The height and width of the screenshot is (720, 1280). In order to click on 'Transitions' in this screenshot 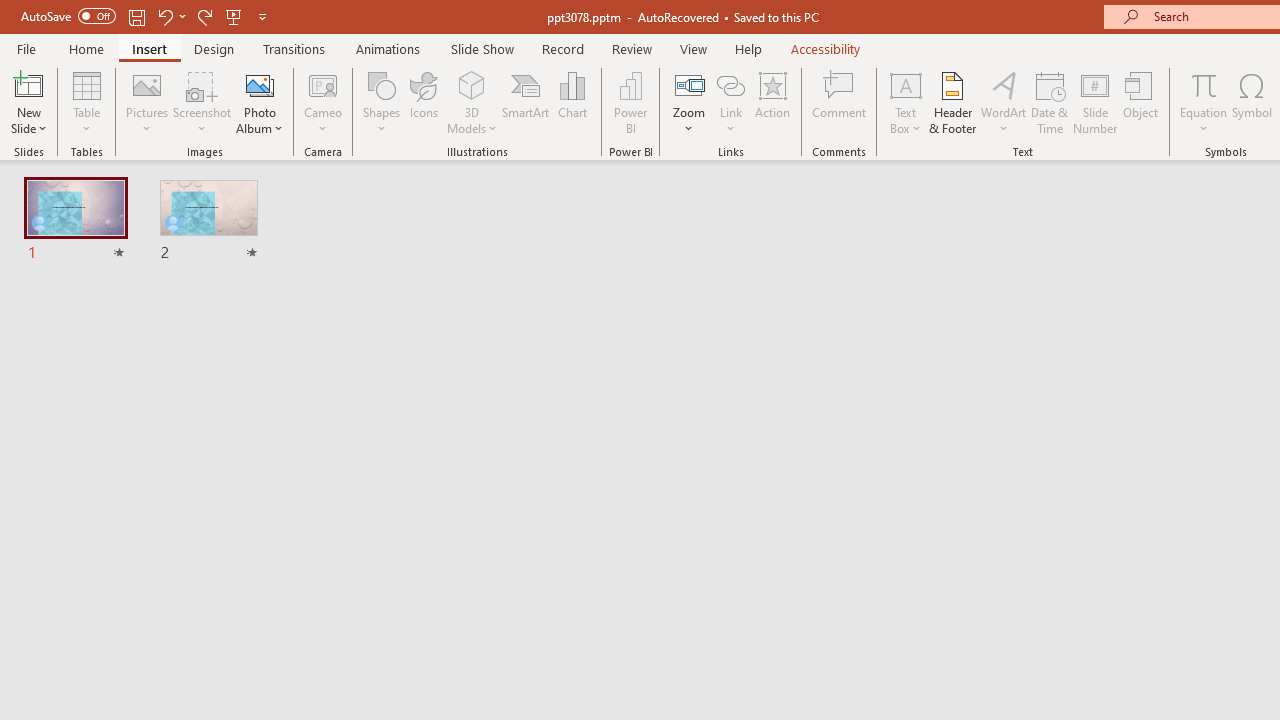, I will do `click(294, 48)`.